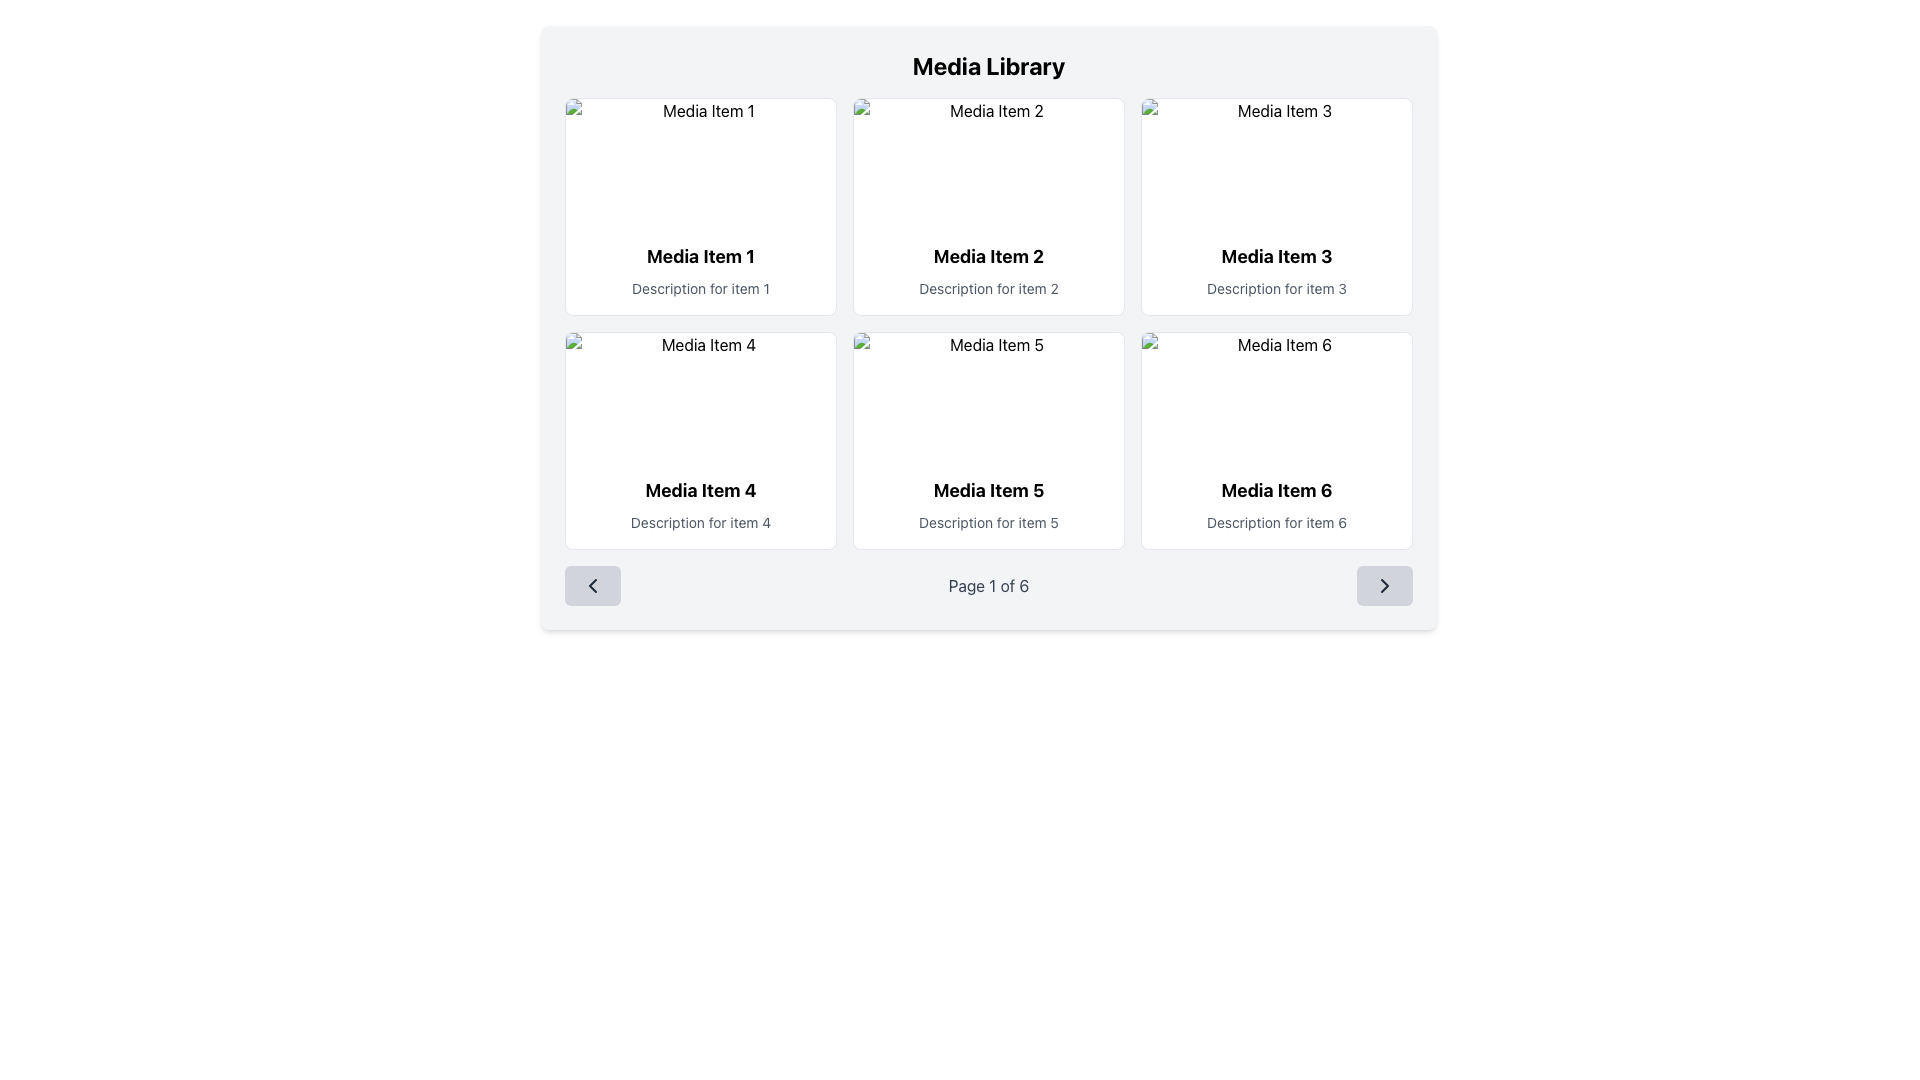 The image size is (1920, 1080). I want to click on text content of the bold and large font heading labeled 'Media Item 3' located in the media grid interface, specifically the header of the third media card in the first row, so click(1275, 256).